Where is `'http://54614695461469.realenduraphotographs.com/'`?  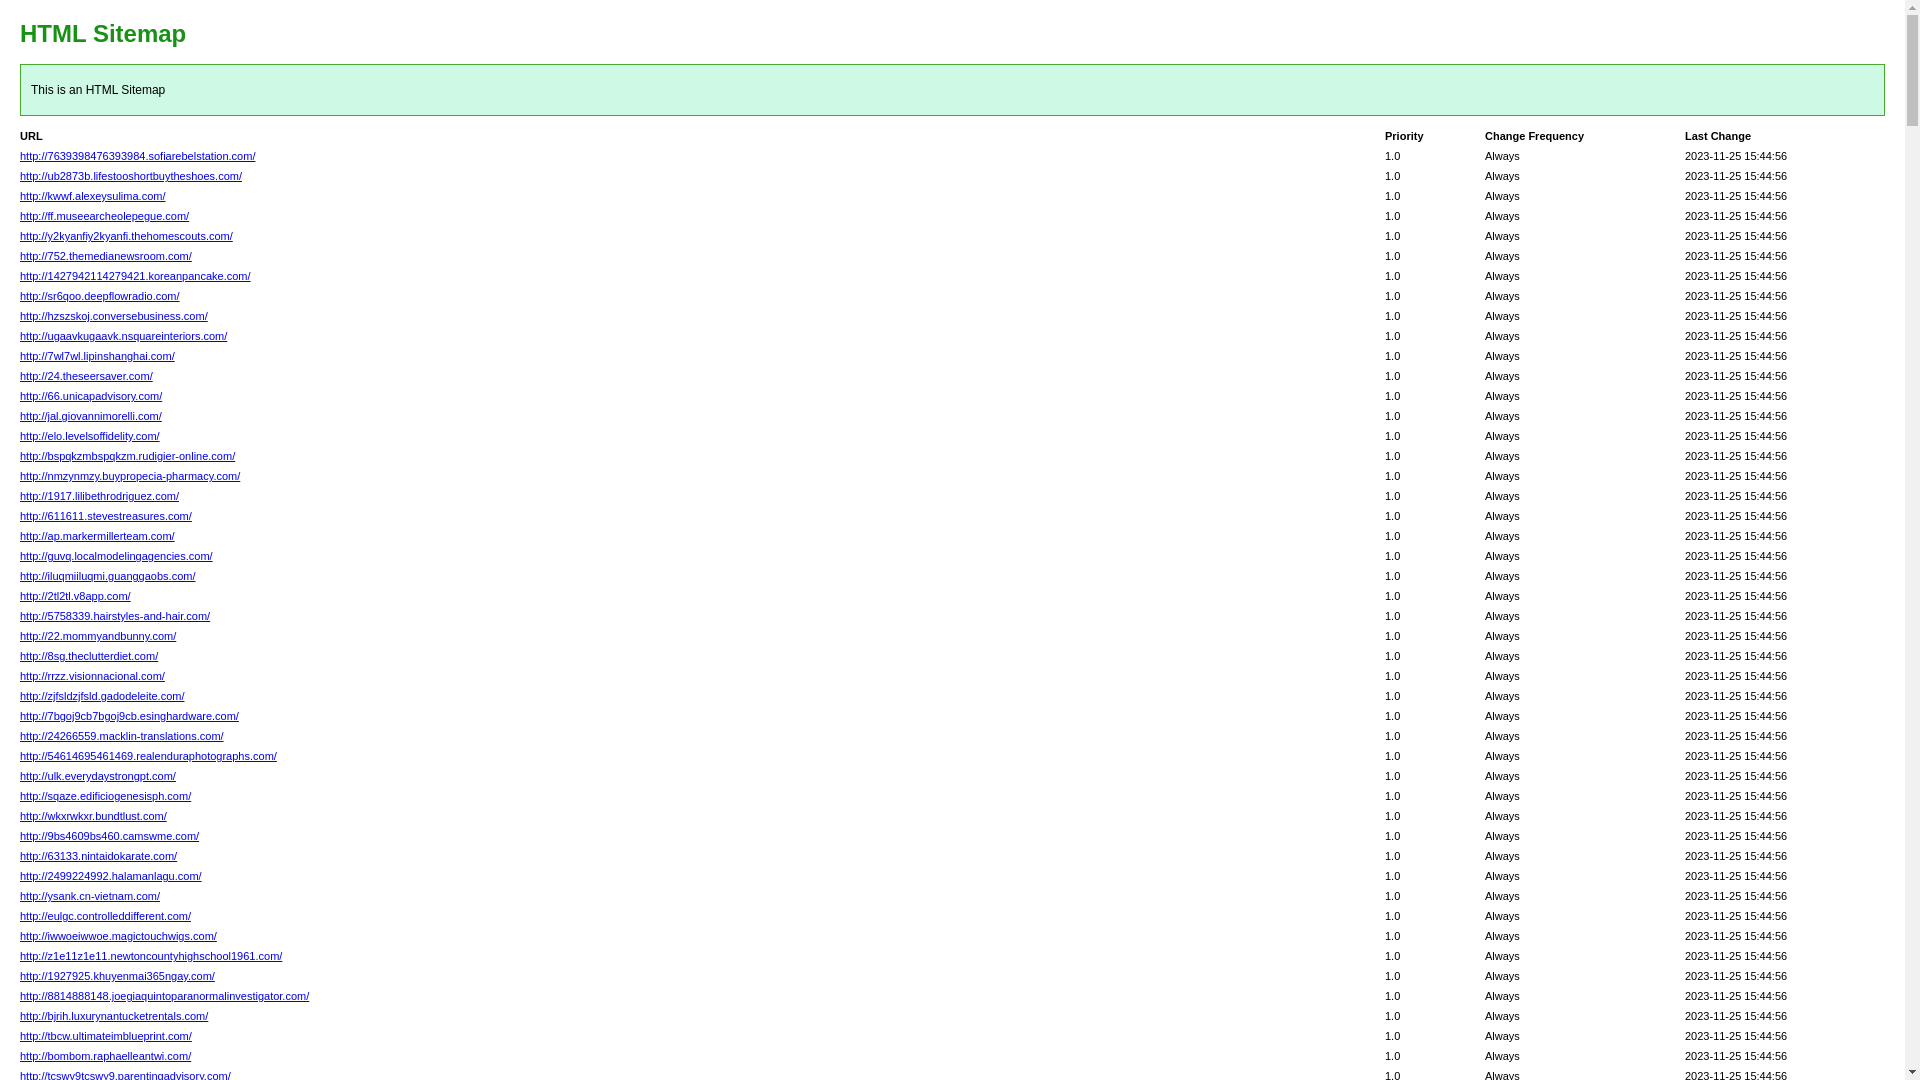
'http://54614695461469.realenduraphotographs.com/' is located at coordinates (19, 756).